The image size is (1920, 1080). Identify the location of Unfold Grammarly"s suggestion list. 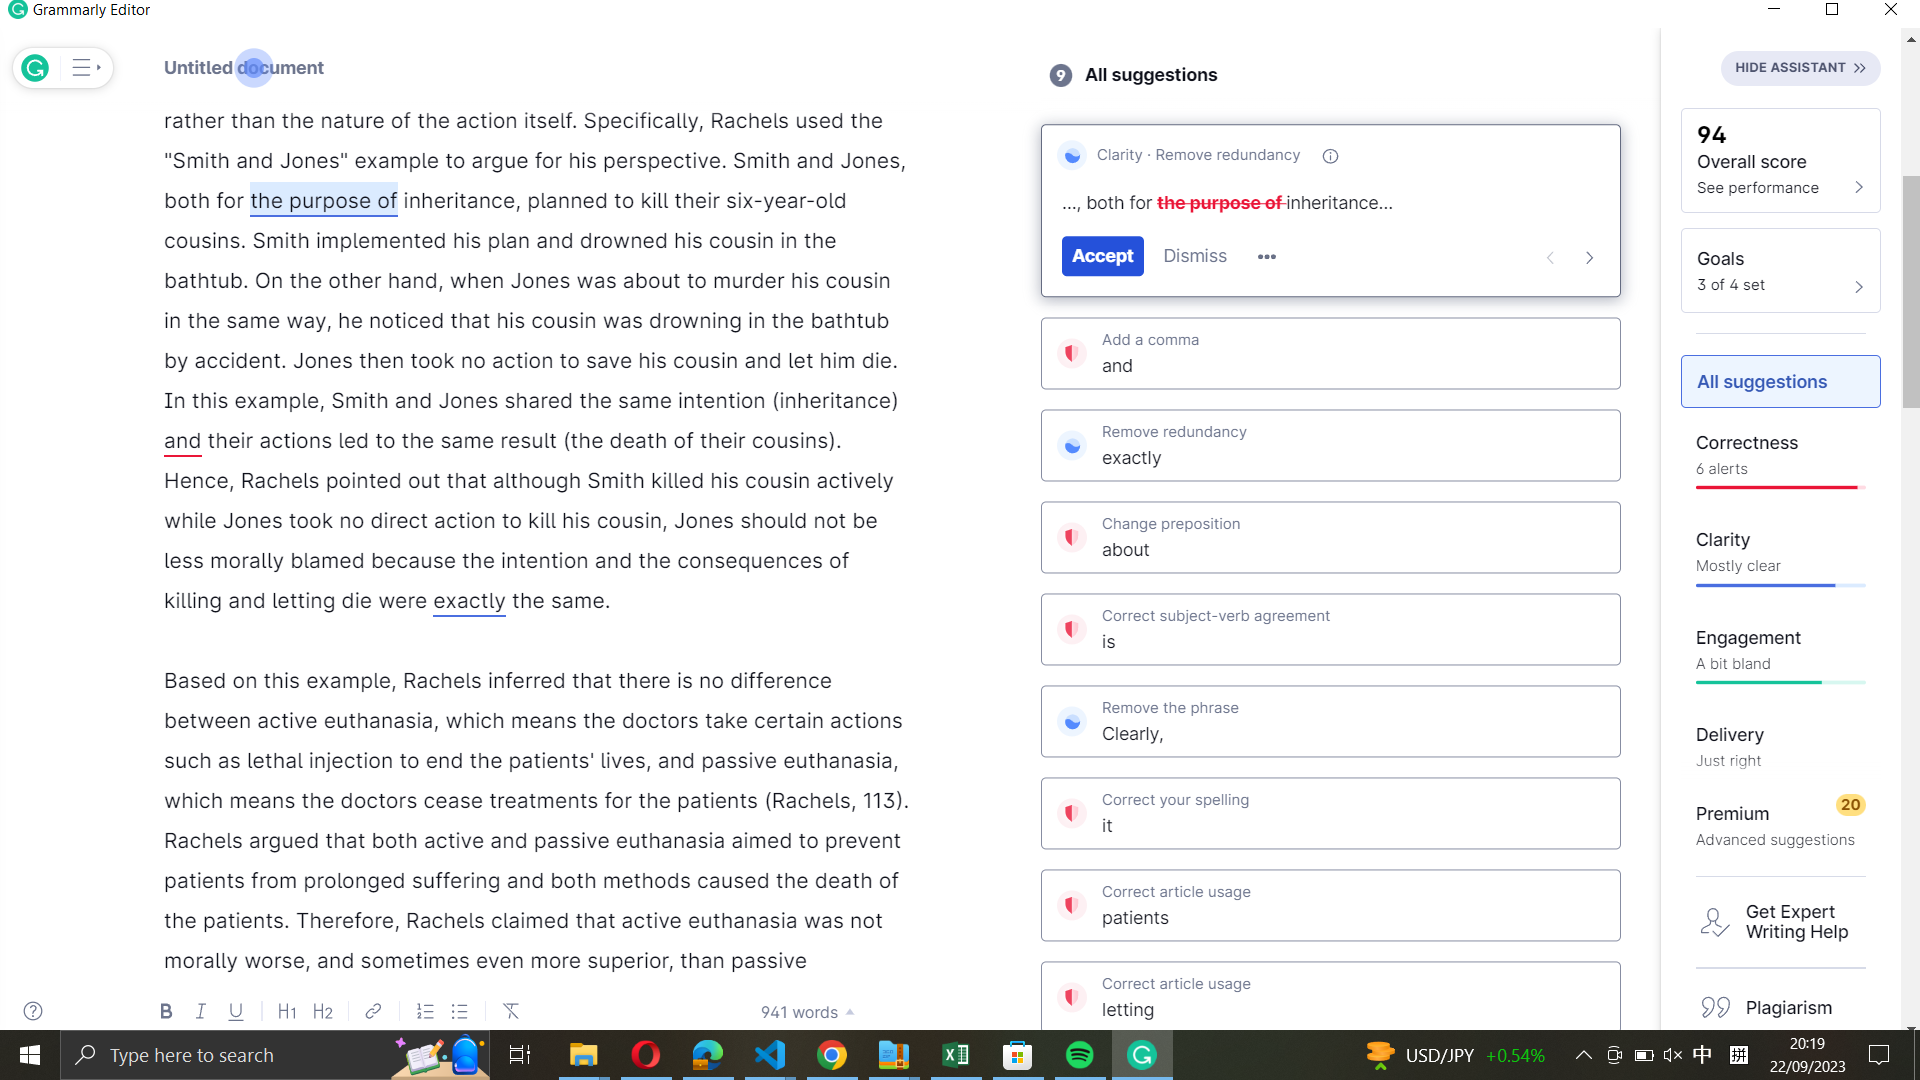
(82, 67).